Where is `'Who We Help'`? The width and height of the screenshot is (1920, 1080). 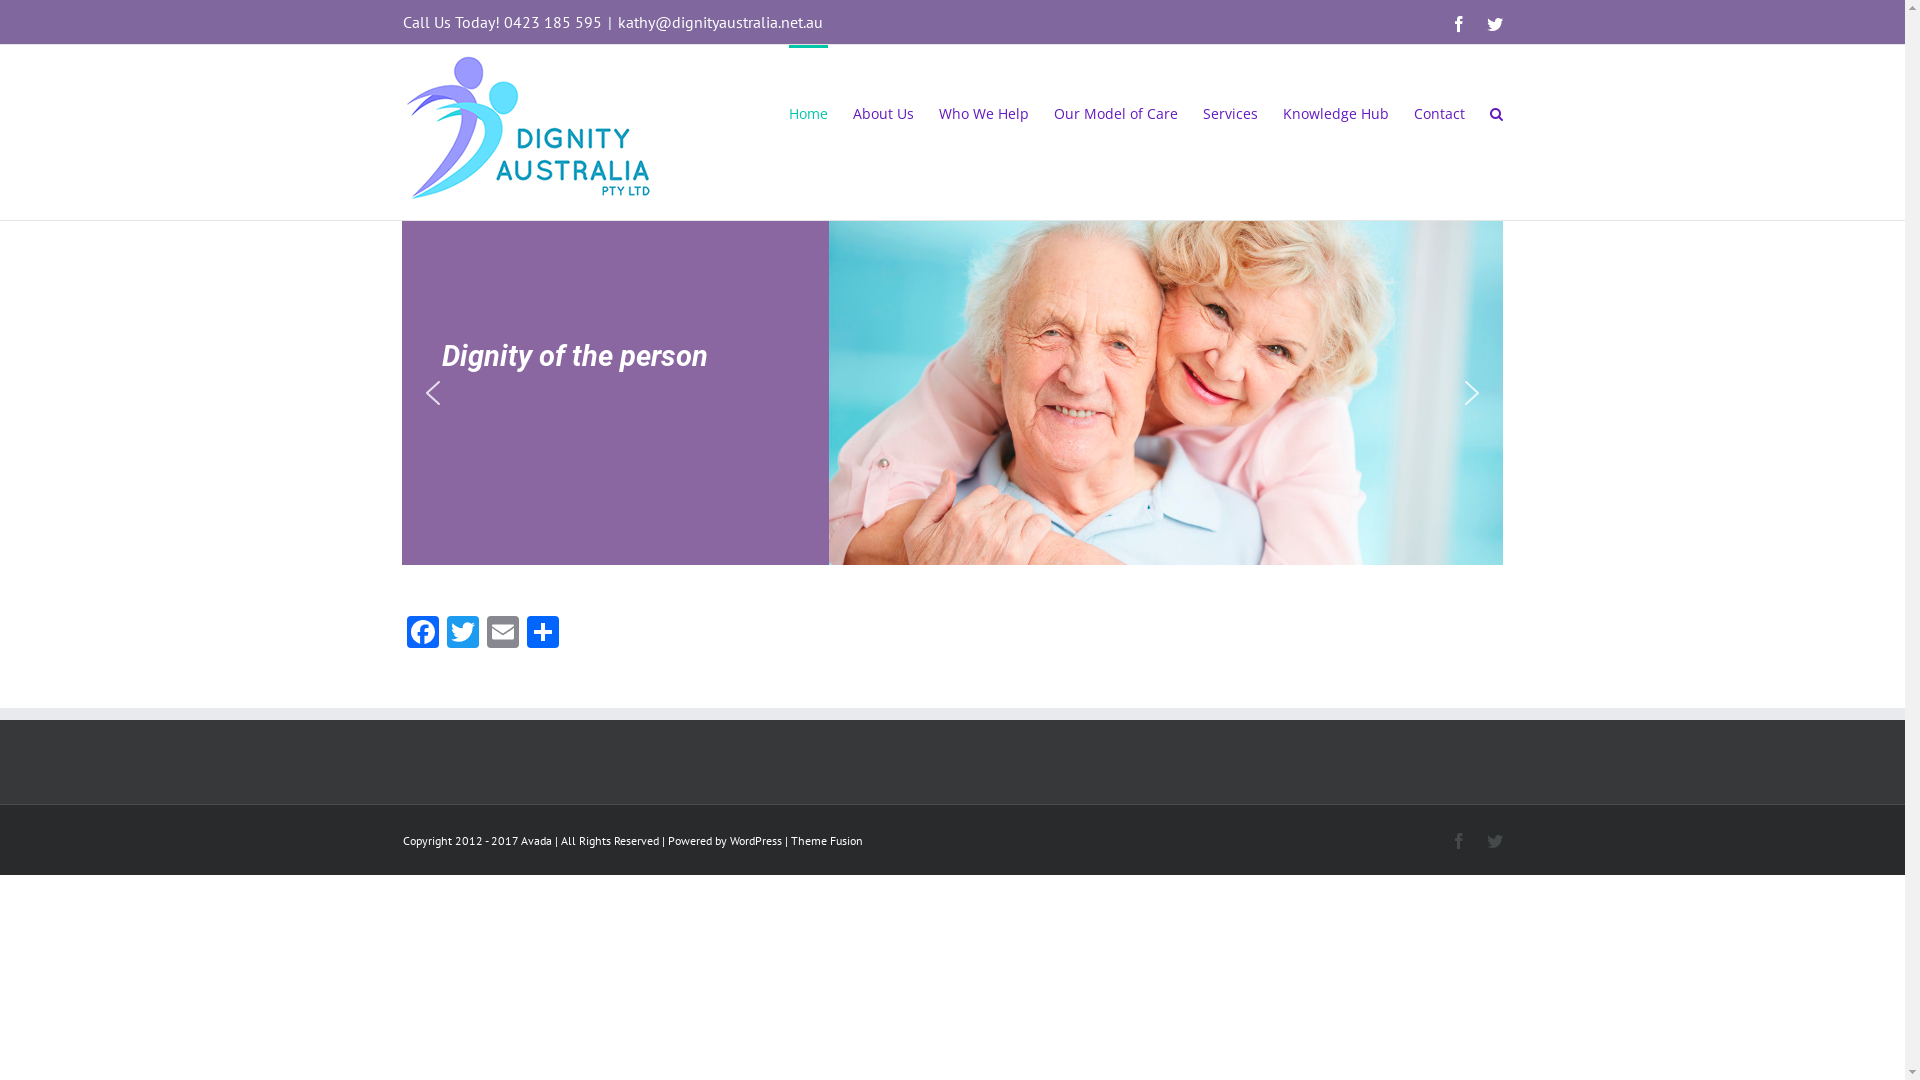 'Who We Help' is located at coordinates (936, 112).